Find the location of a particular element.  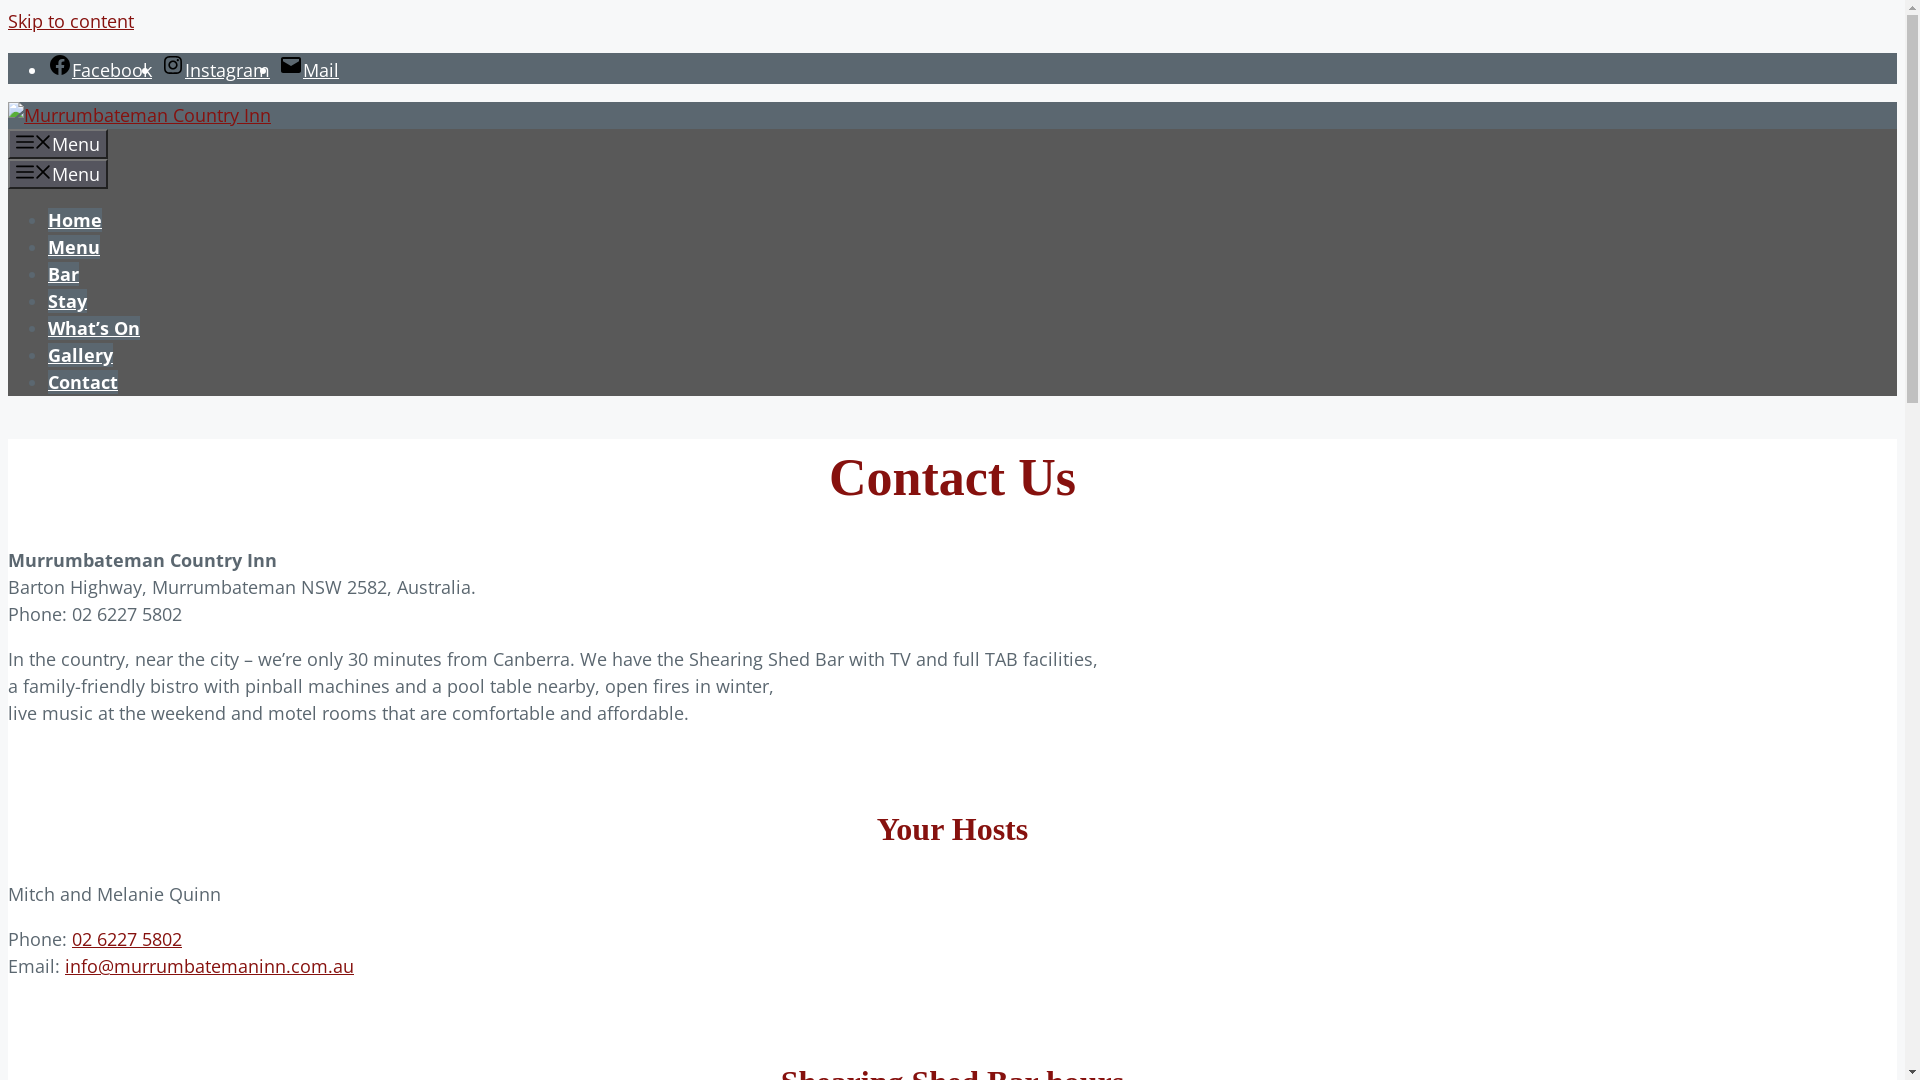

'Home' is located at coordinates (75, 219).